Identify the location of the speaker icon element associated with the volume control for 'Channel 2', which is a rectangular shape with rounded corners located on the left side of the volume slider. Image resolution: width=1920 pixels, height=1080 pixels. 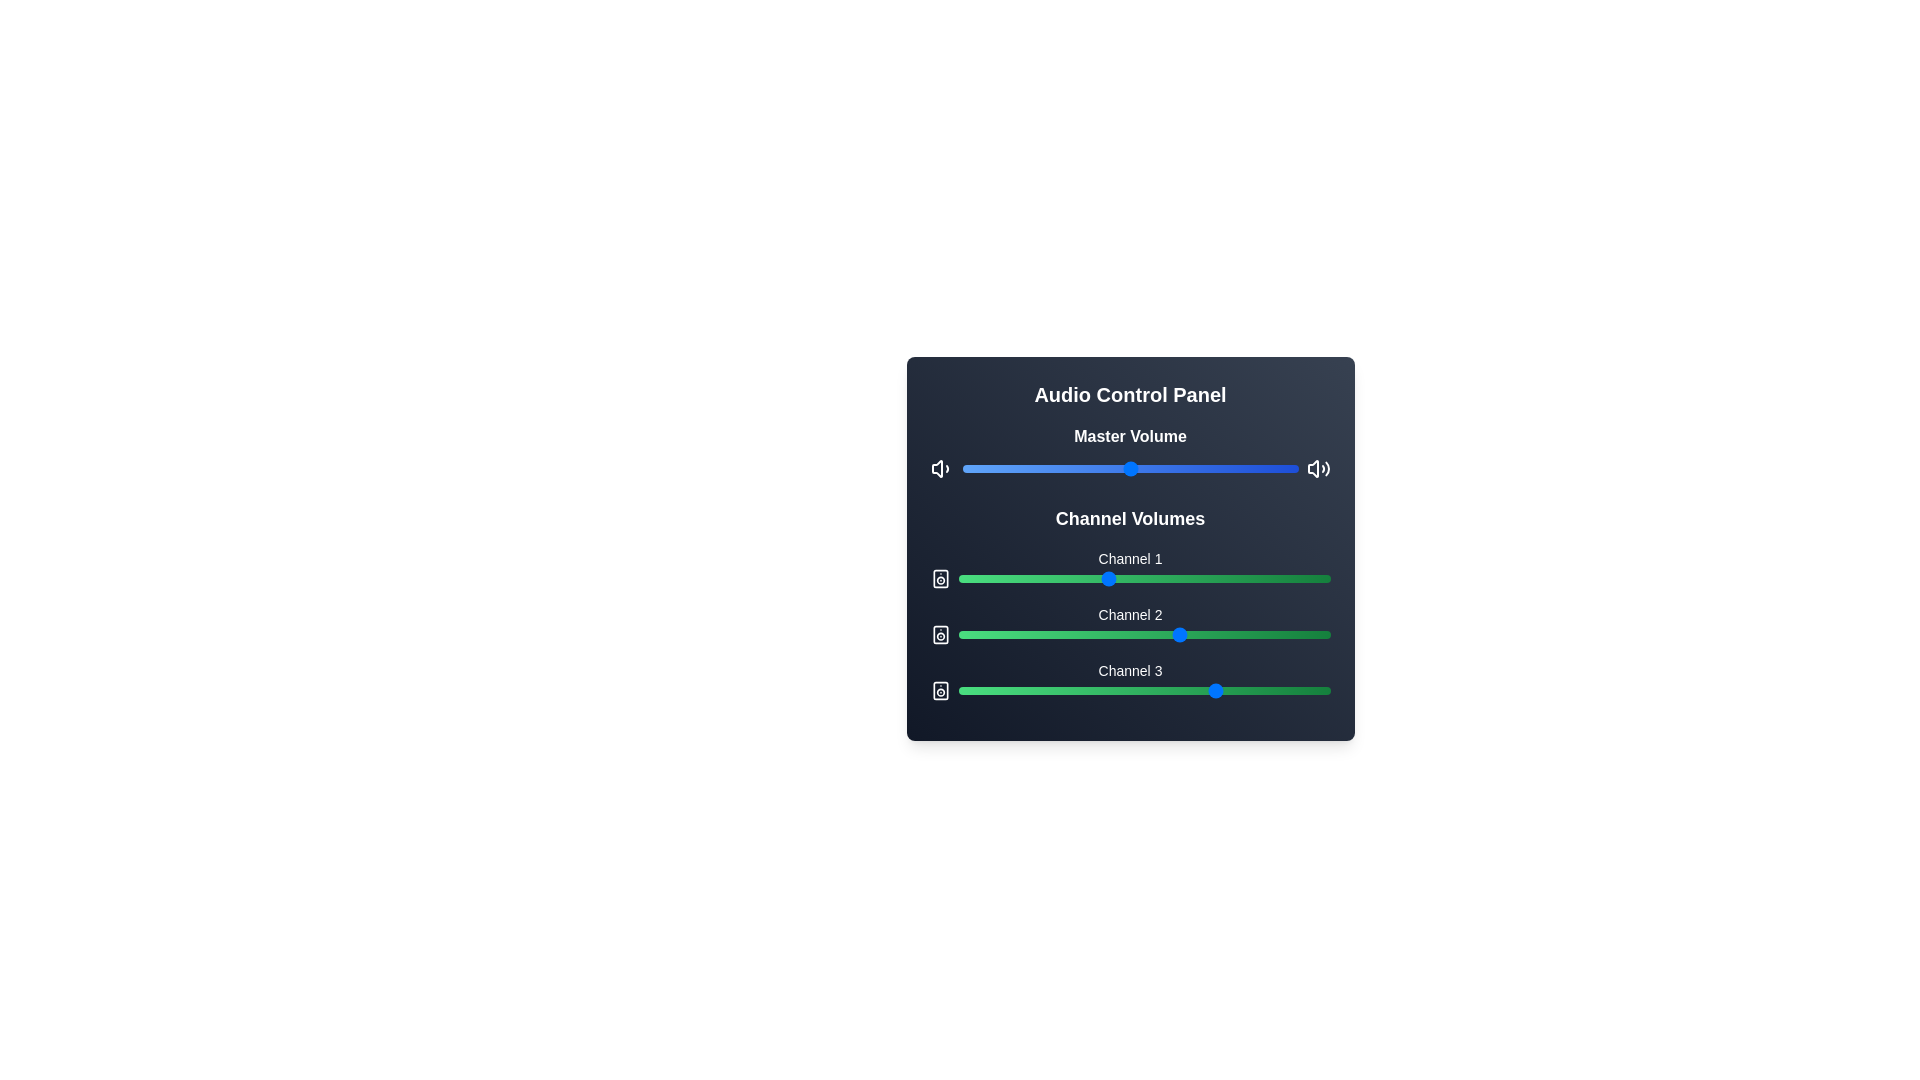
(939, 635).